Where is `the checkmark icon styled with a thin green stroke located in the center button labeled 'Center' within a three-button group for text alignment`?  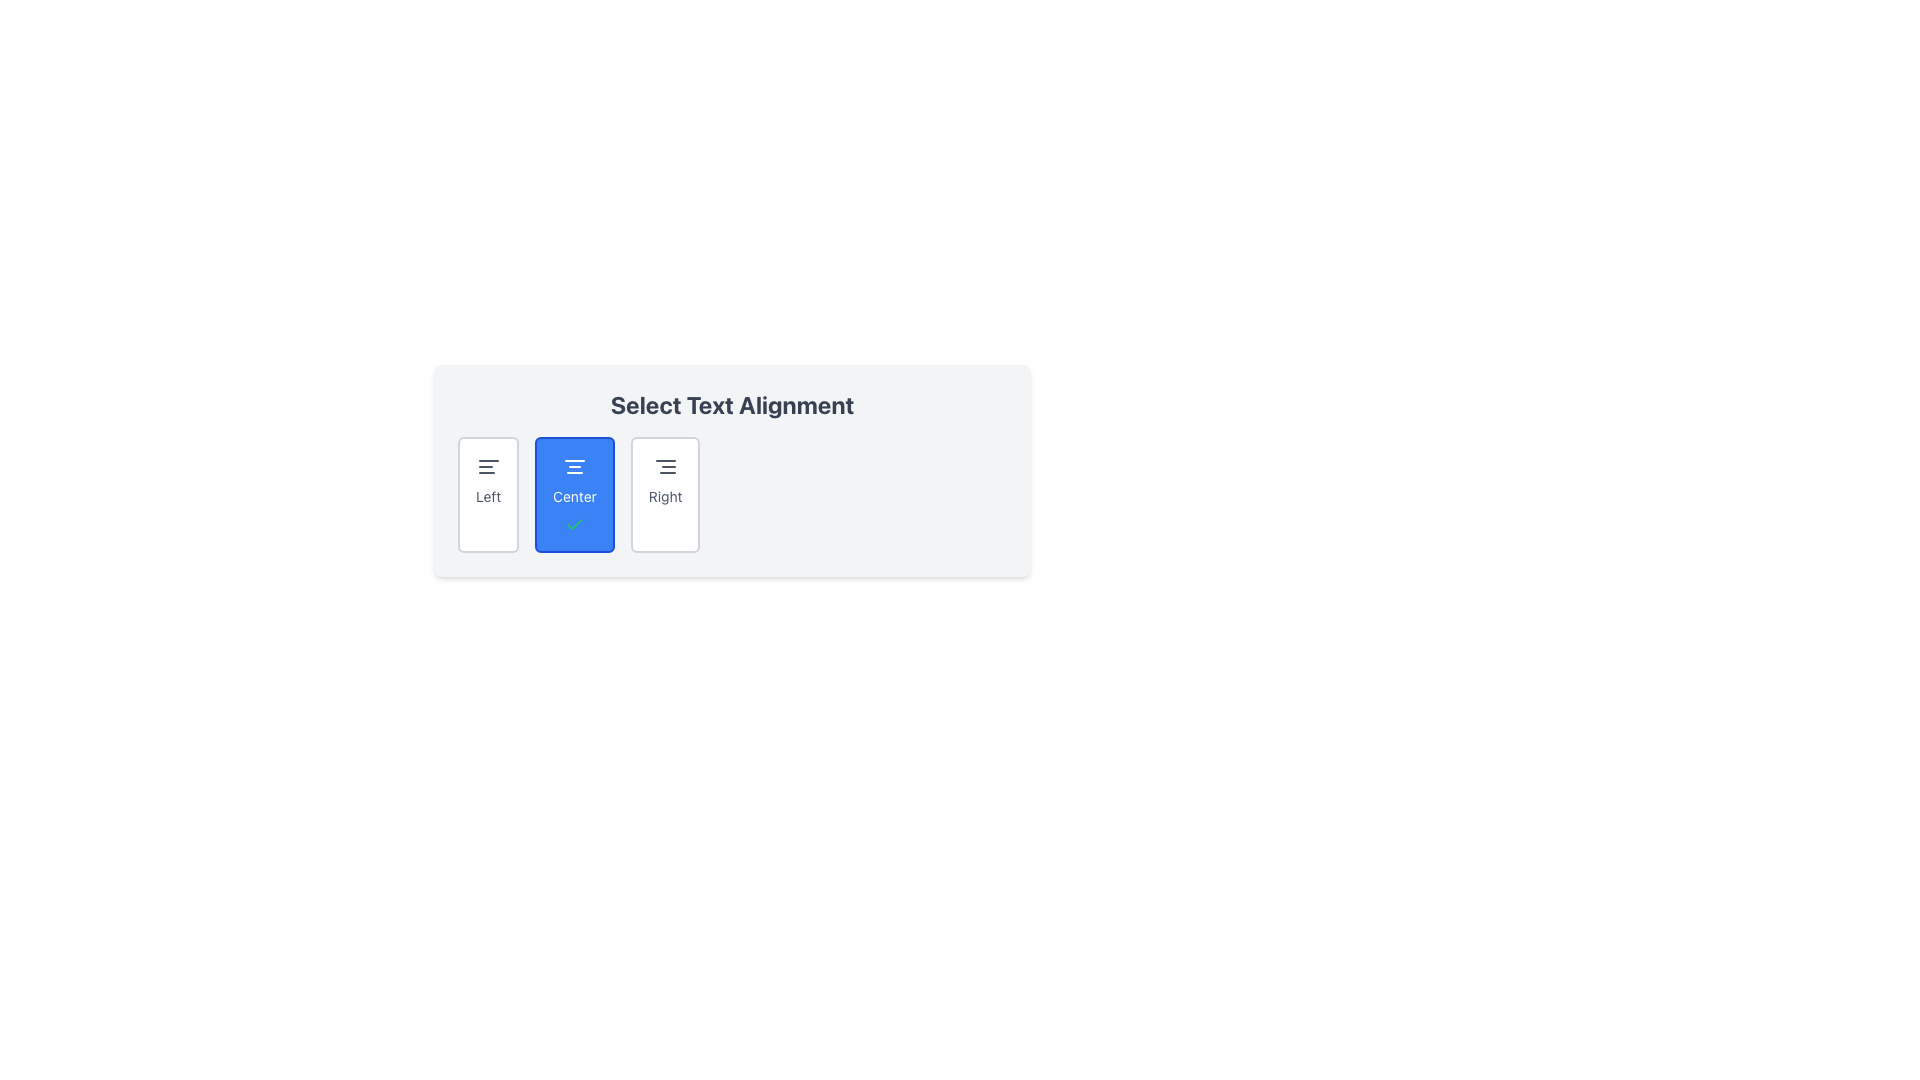
the checkmark icon styled with a thin green stroke located in the center button labeled 'Center' within a three-button group for text alignment is located at coordinates (574, 523).